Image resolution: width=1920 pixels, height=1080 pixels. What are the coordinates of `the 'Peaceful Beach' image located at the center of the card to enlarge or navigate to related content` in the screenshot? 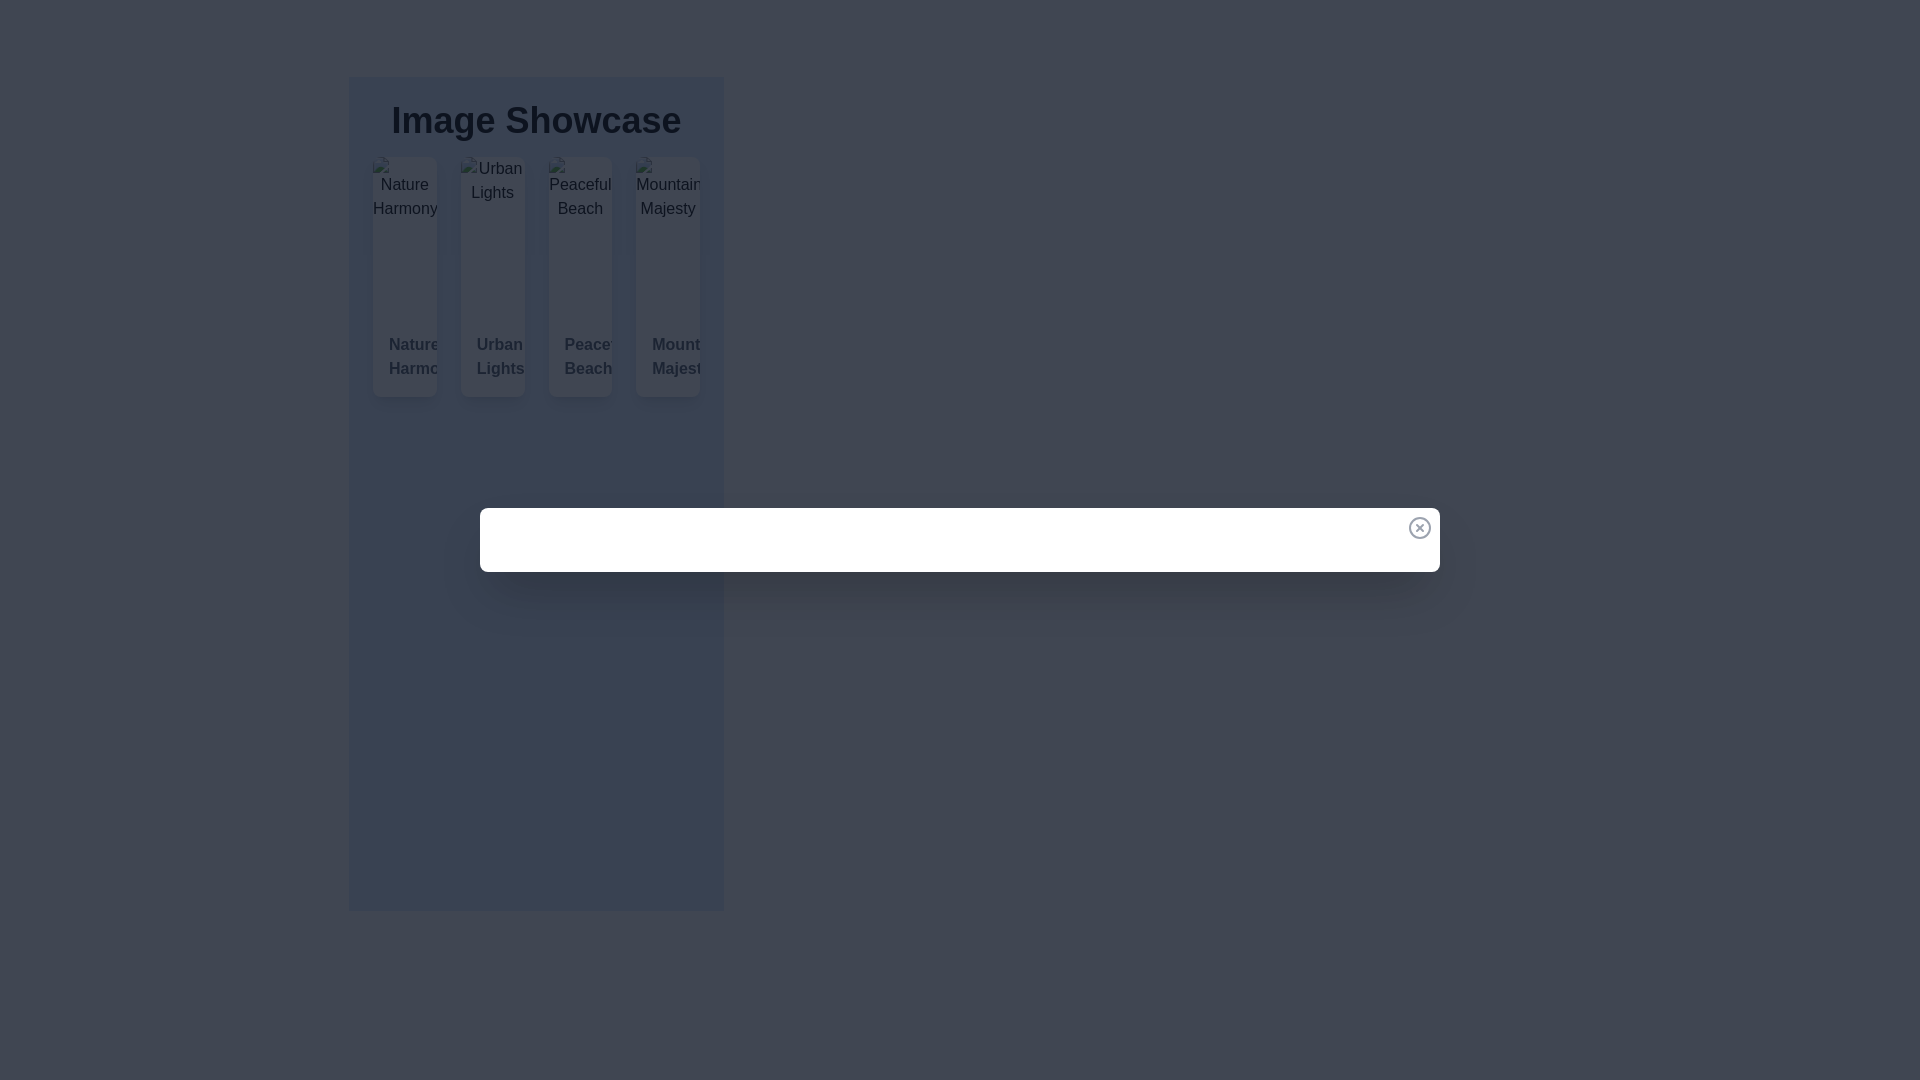 It's located at (579, 235).